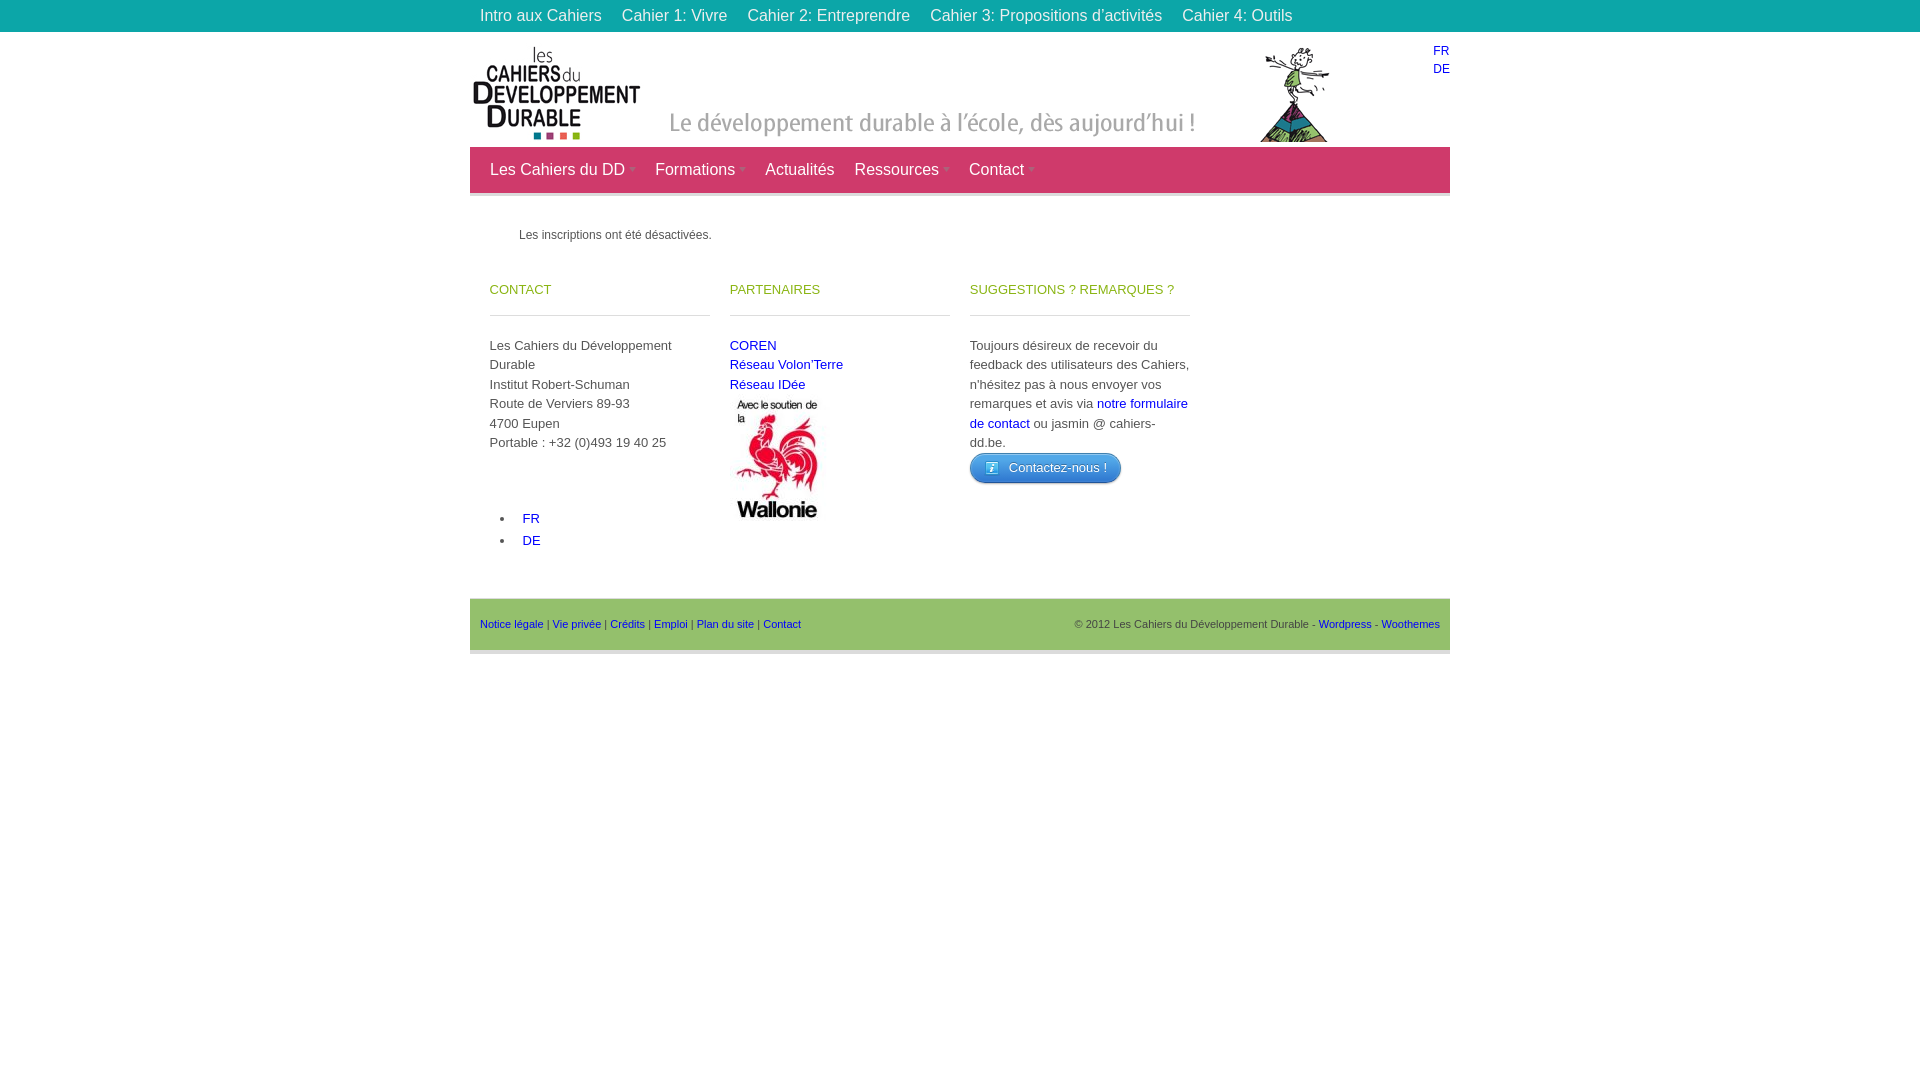 The height and width of the screenshot is (1080, 1920). I want to click on 'Wordpress', so click(1345, 623).